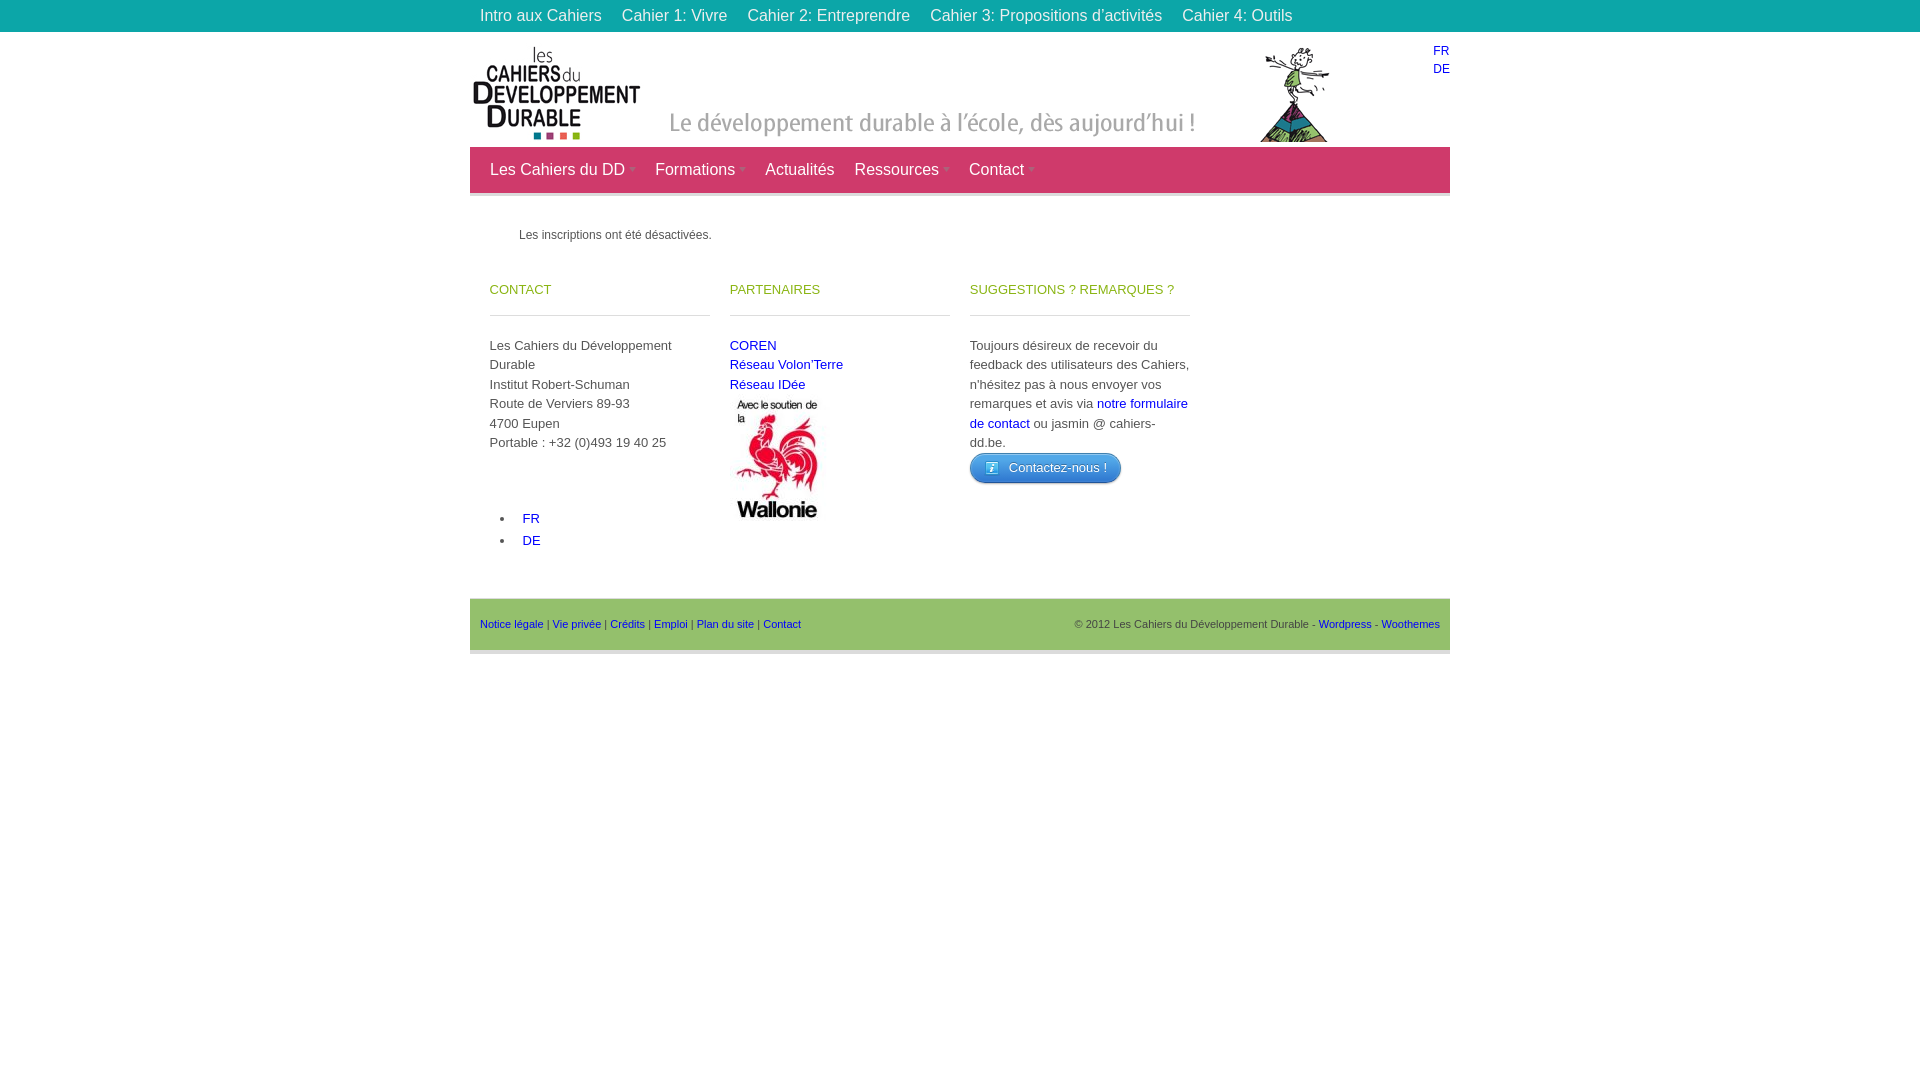 The height and width of the screenshot is (1080, 1920). I want to click on 'Wordpress', so click(1345, 623).